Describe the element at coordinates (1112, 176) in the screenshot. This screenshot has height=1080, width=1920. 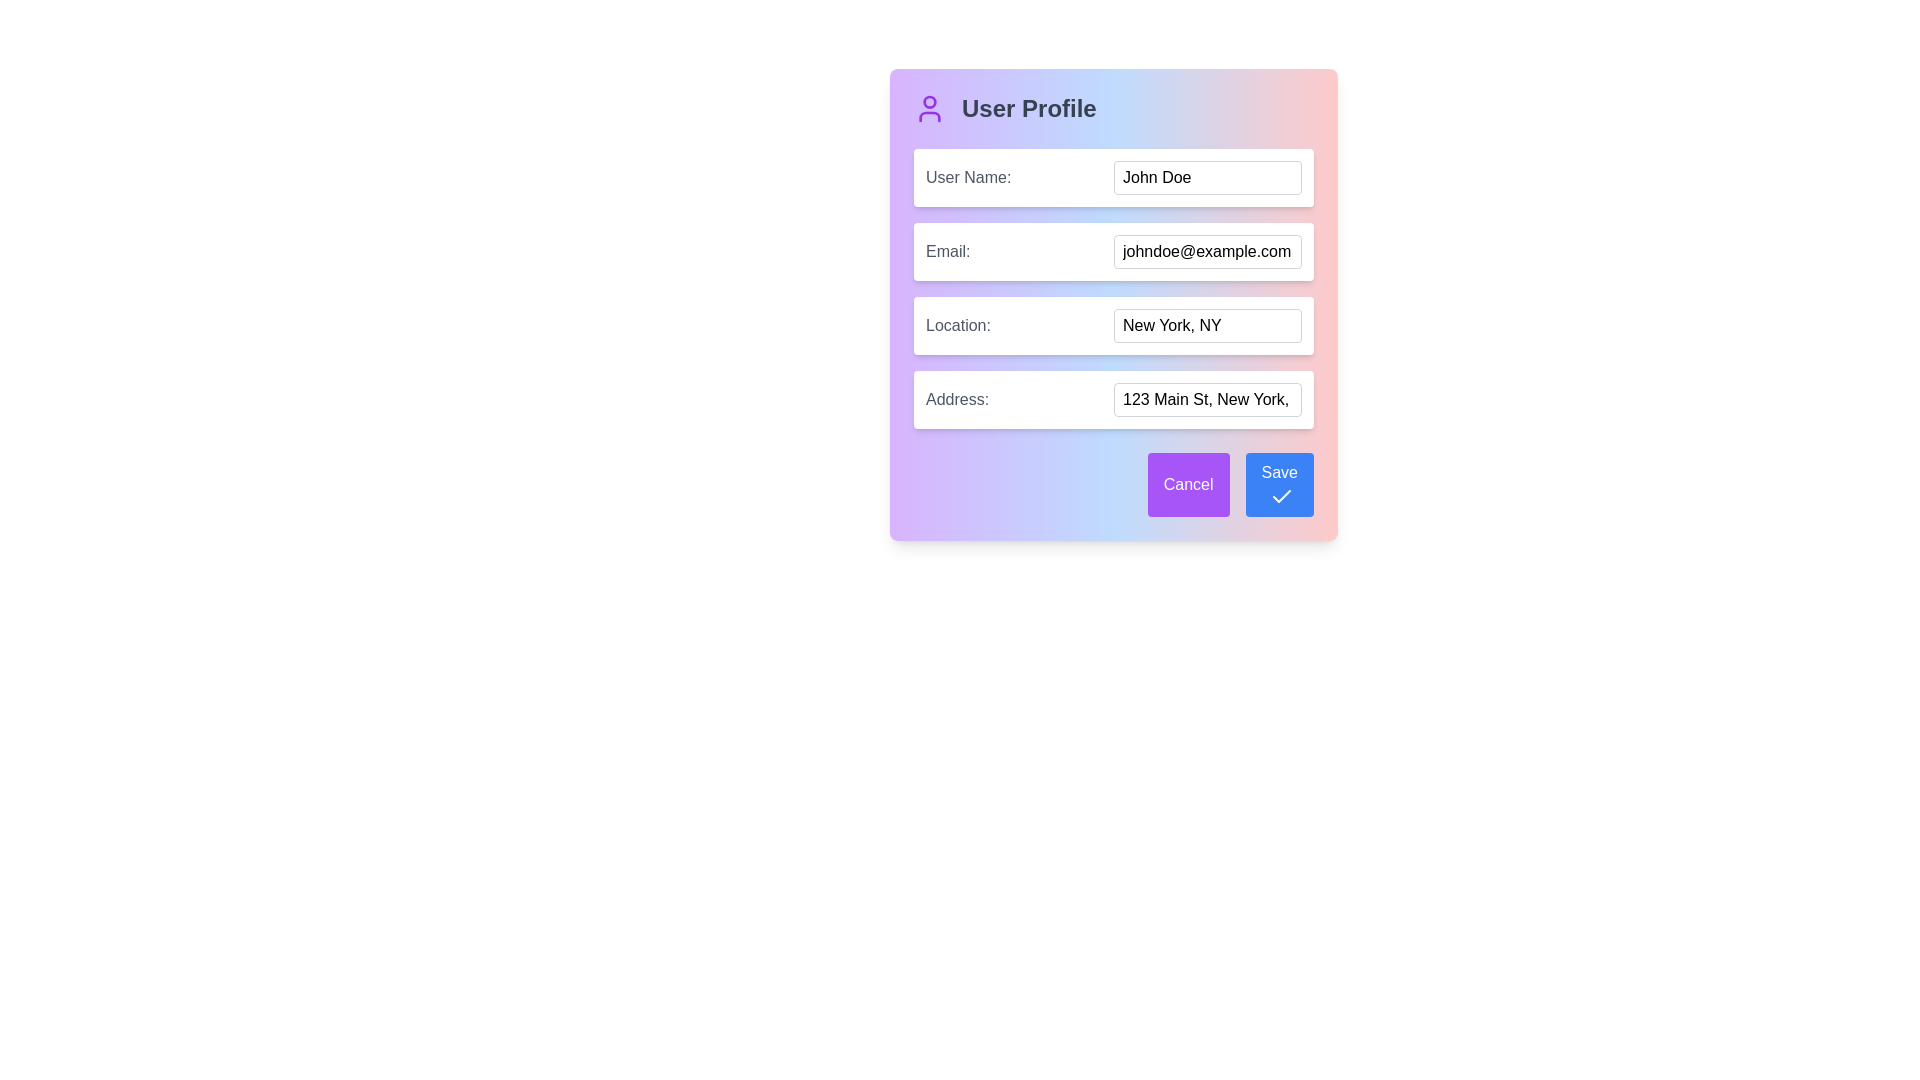
I see `the input field labeled 'User Name:' to focus on it` at that location.